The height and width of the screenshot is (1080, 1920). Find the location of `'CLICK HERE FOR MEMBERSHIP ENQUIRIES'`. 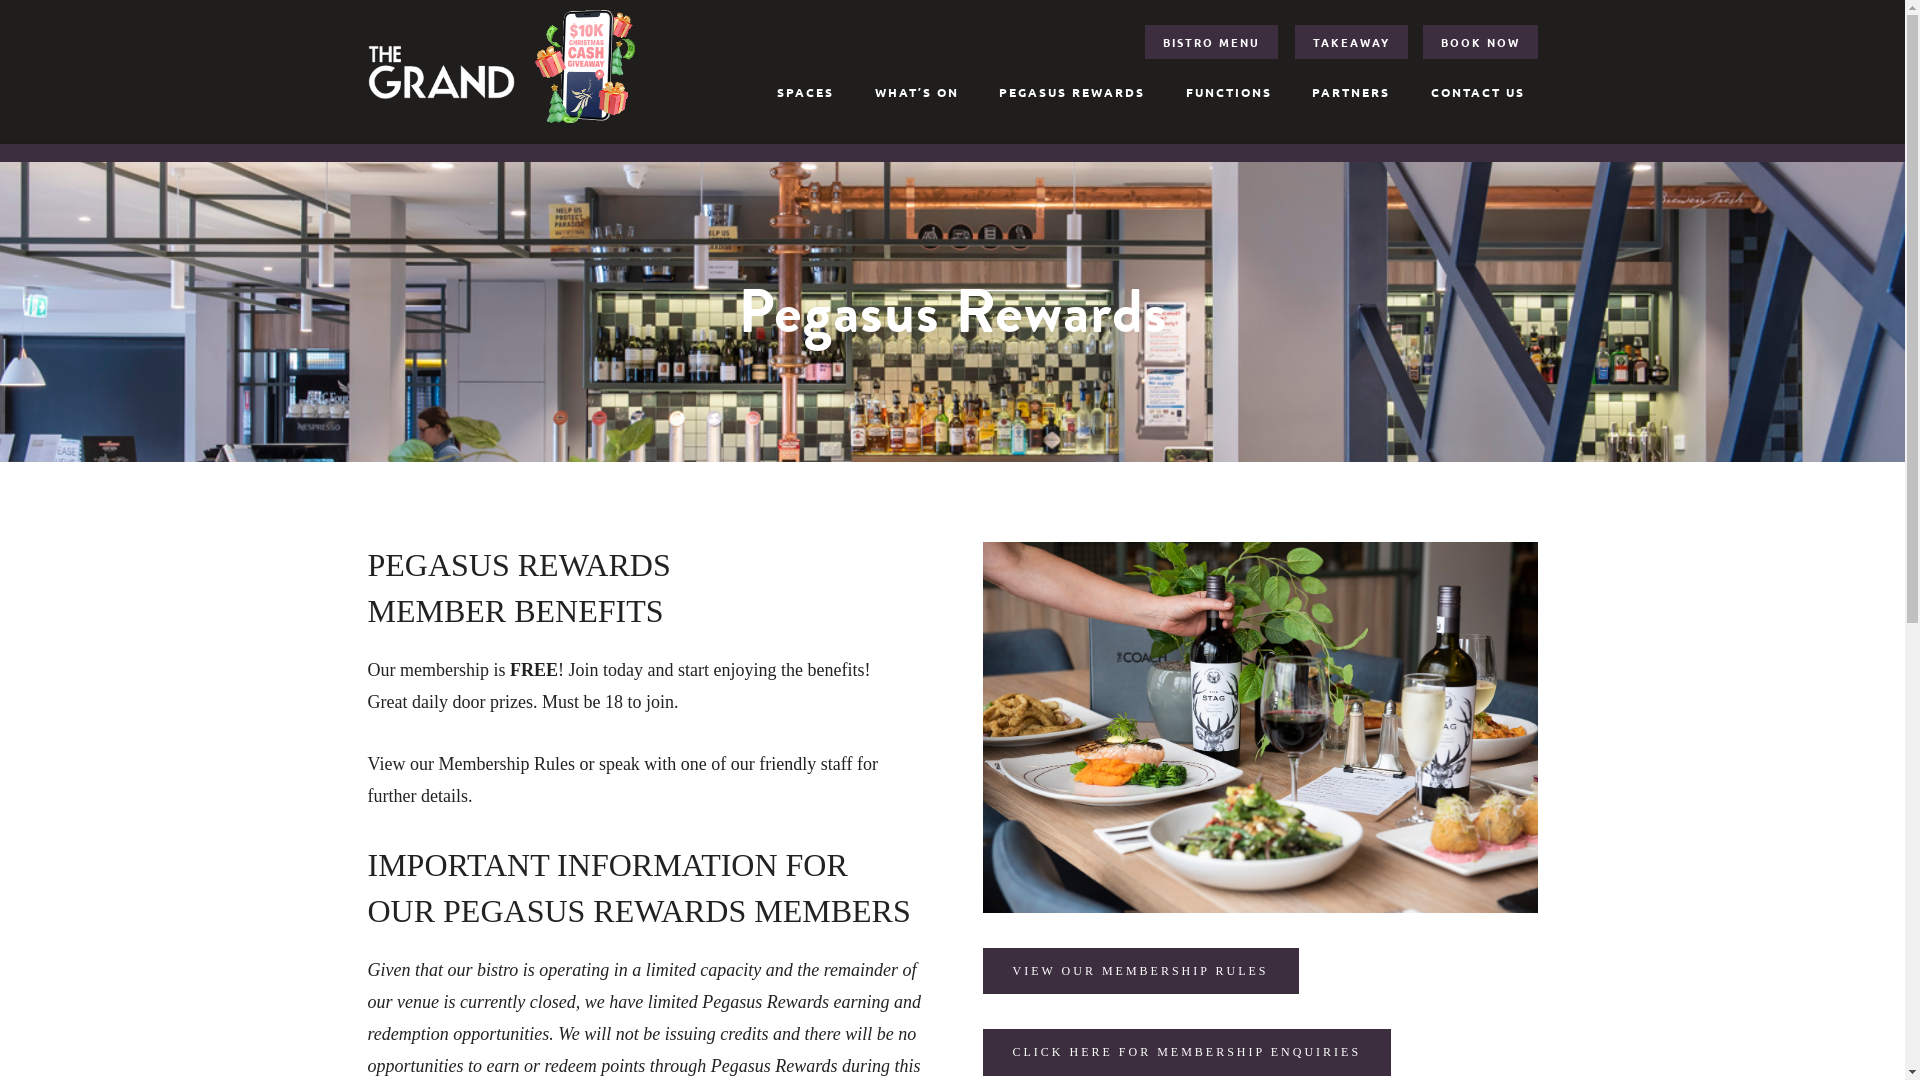

'CLICK HERE FOR MEMBERSHIP ENQUIRIES' is located at coordinates (1186, 1051).